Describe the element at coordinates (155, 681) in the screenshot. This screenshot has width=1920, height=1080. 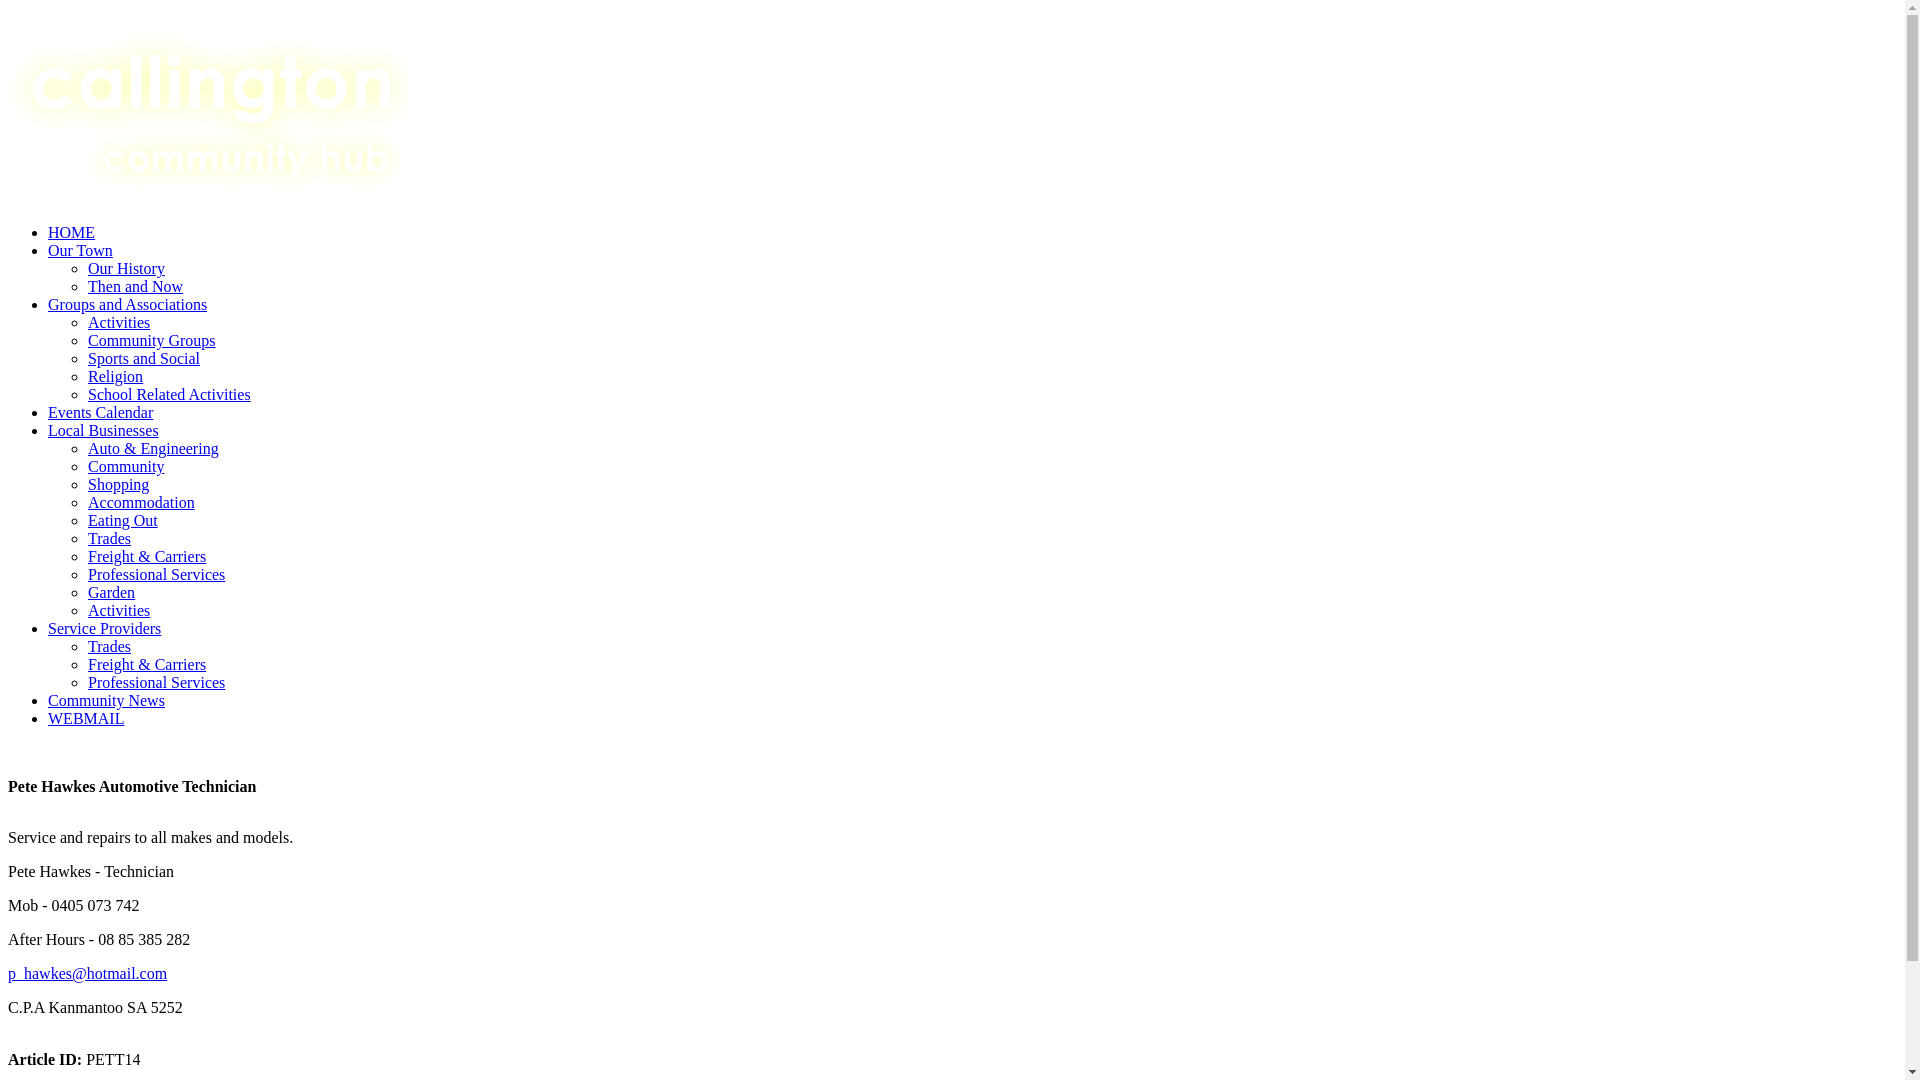
I see `'Professional Services'` at that location.